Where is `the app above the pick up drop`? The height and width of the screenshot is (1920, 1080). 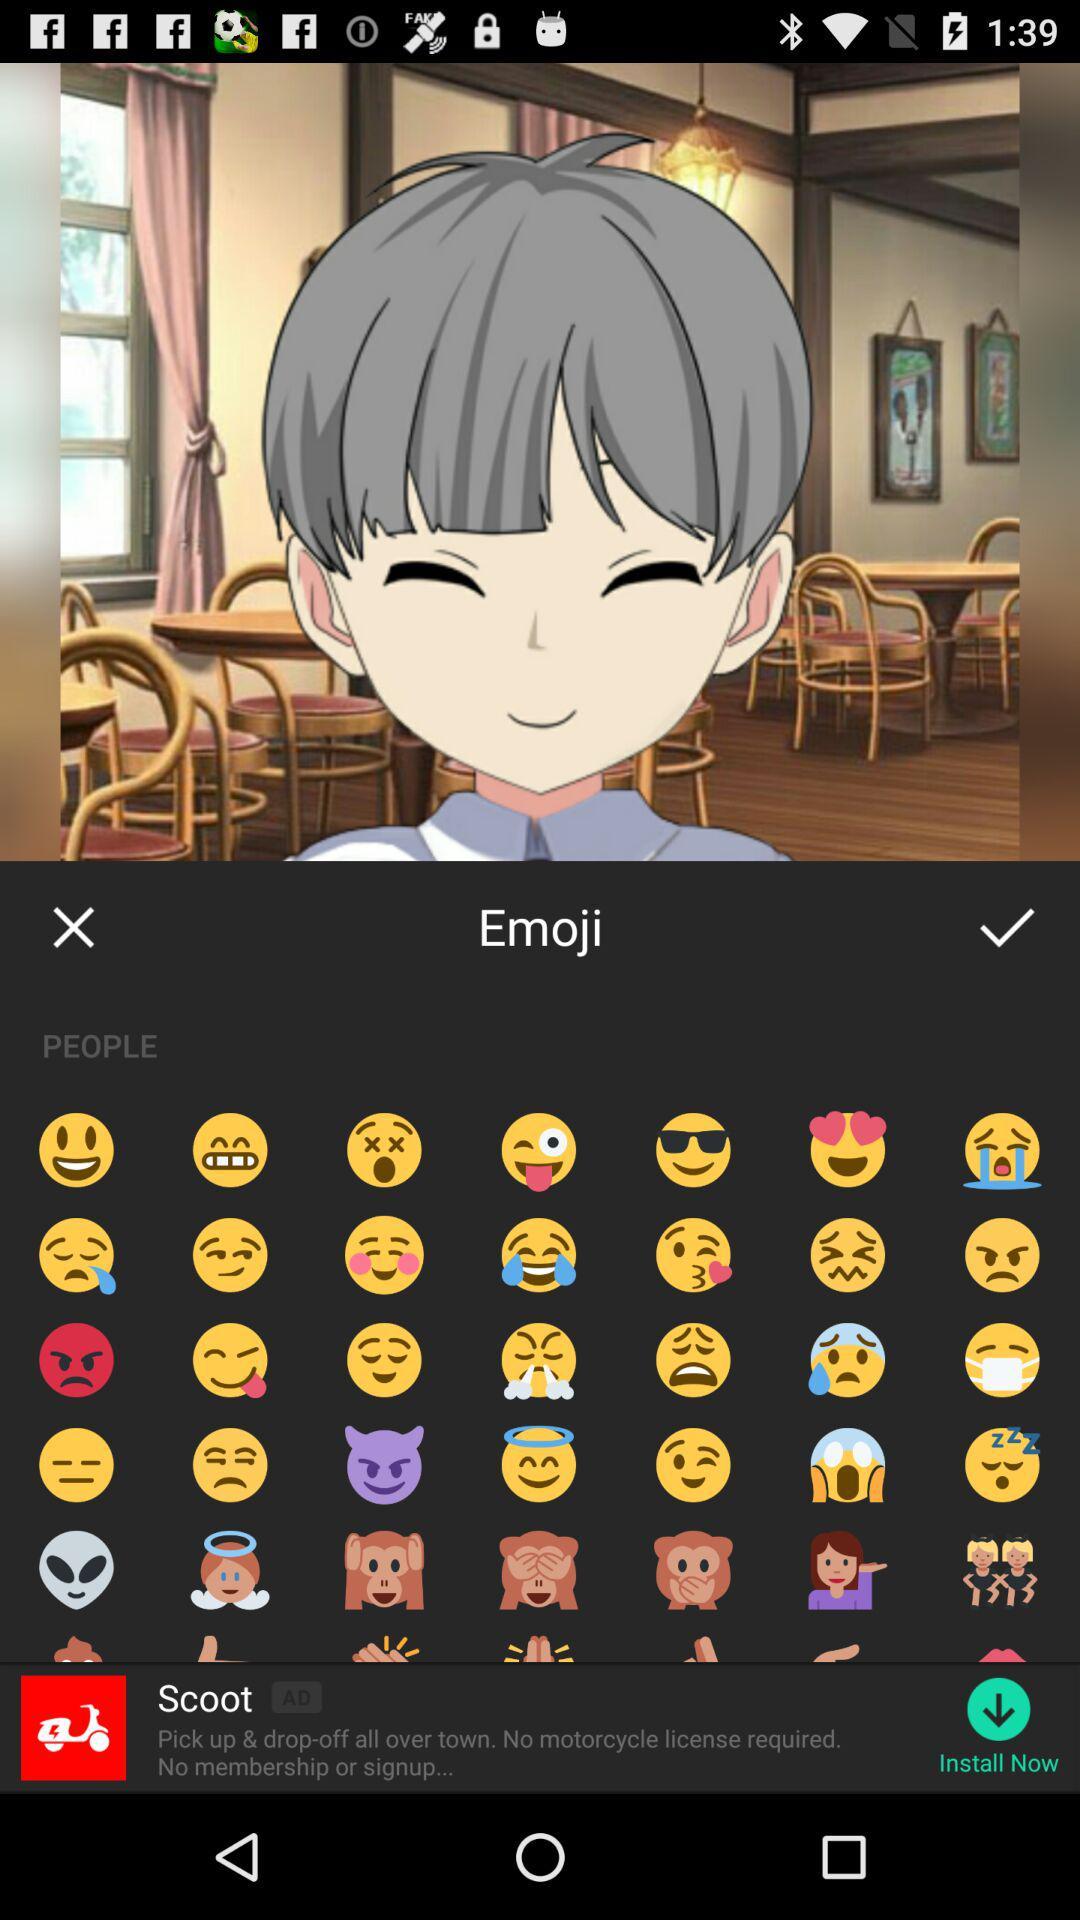
the app above the pick up drop is located at coordinates (205, 1696).